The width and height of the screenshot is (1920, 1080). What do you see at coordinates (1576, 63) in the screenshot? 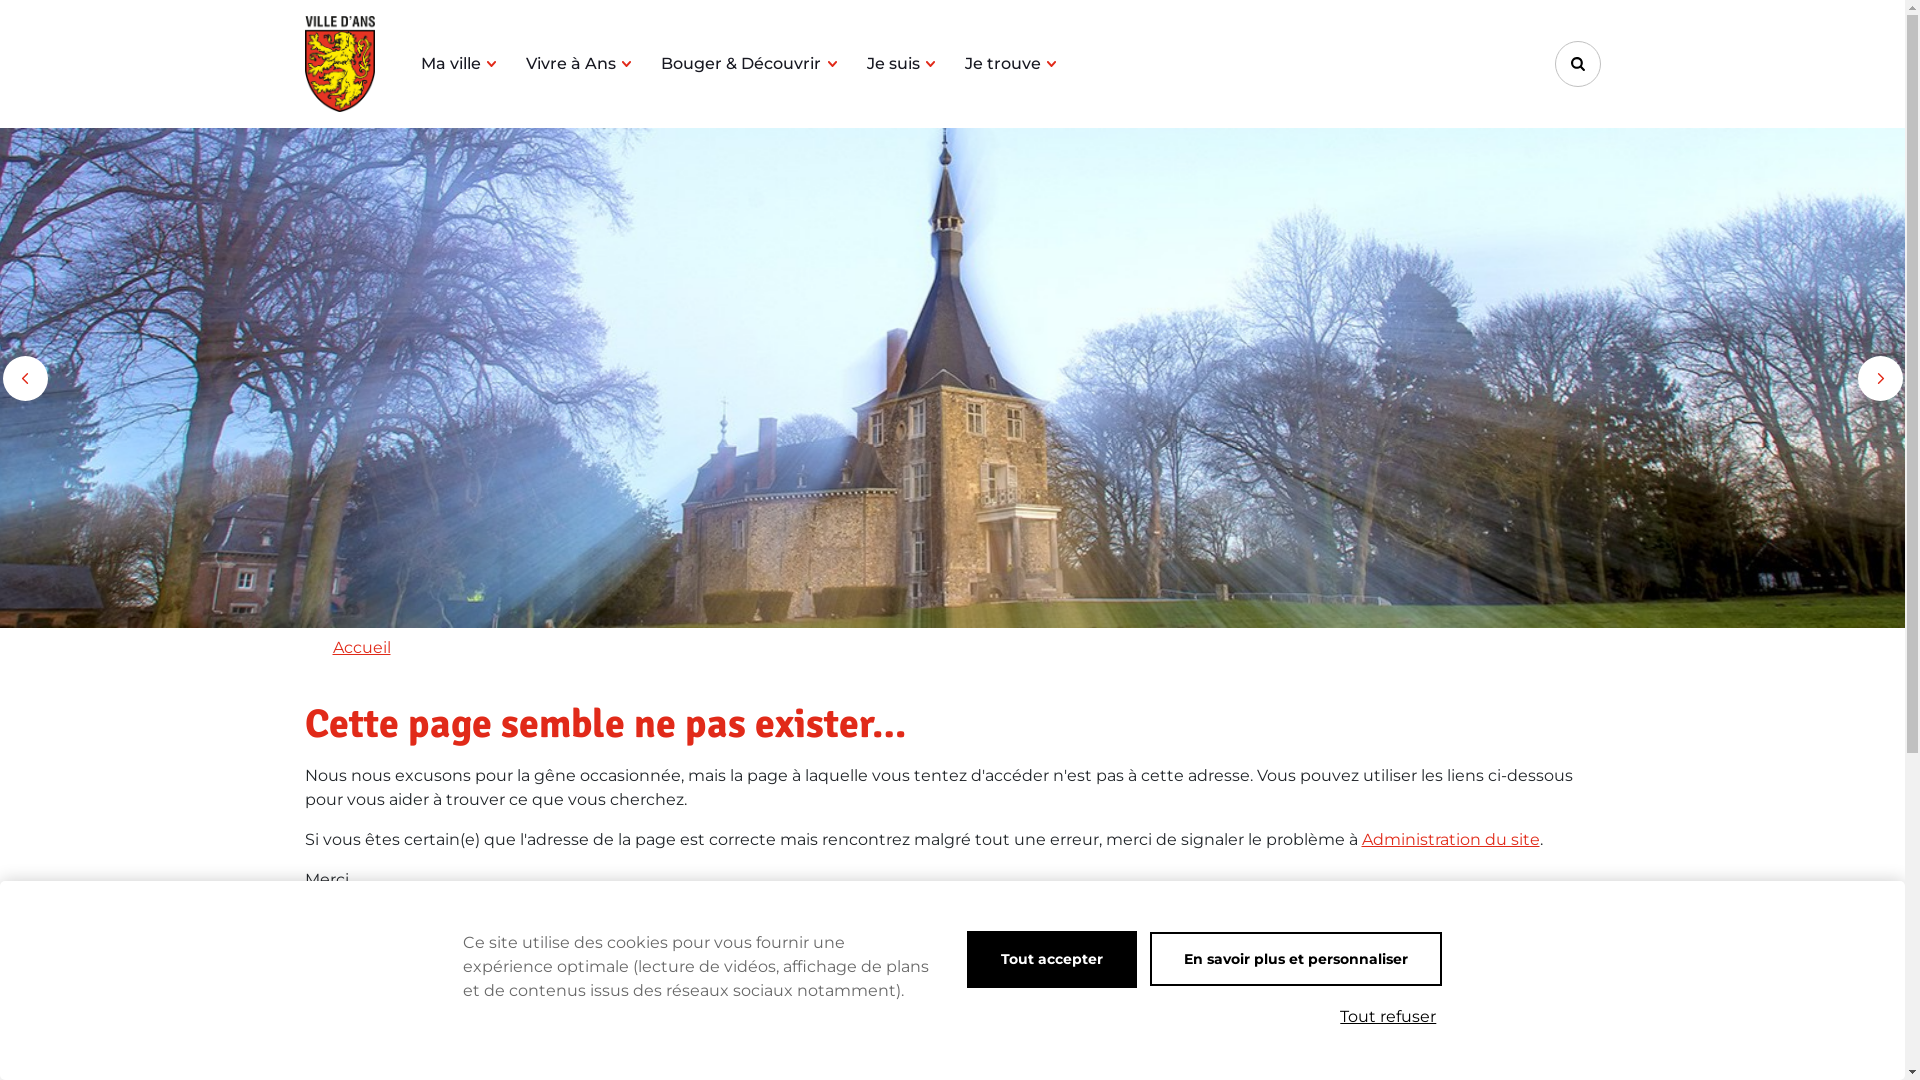
I see `'Rechercher'` at bounding box center [1576, 63].